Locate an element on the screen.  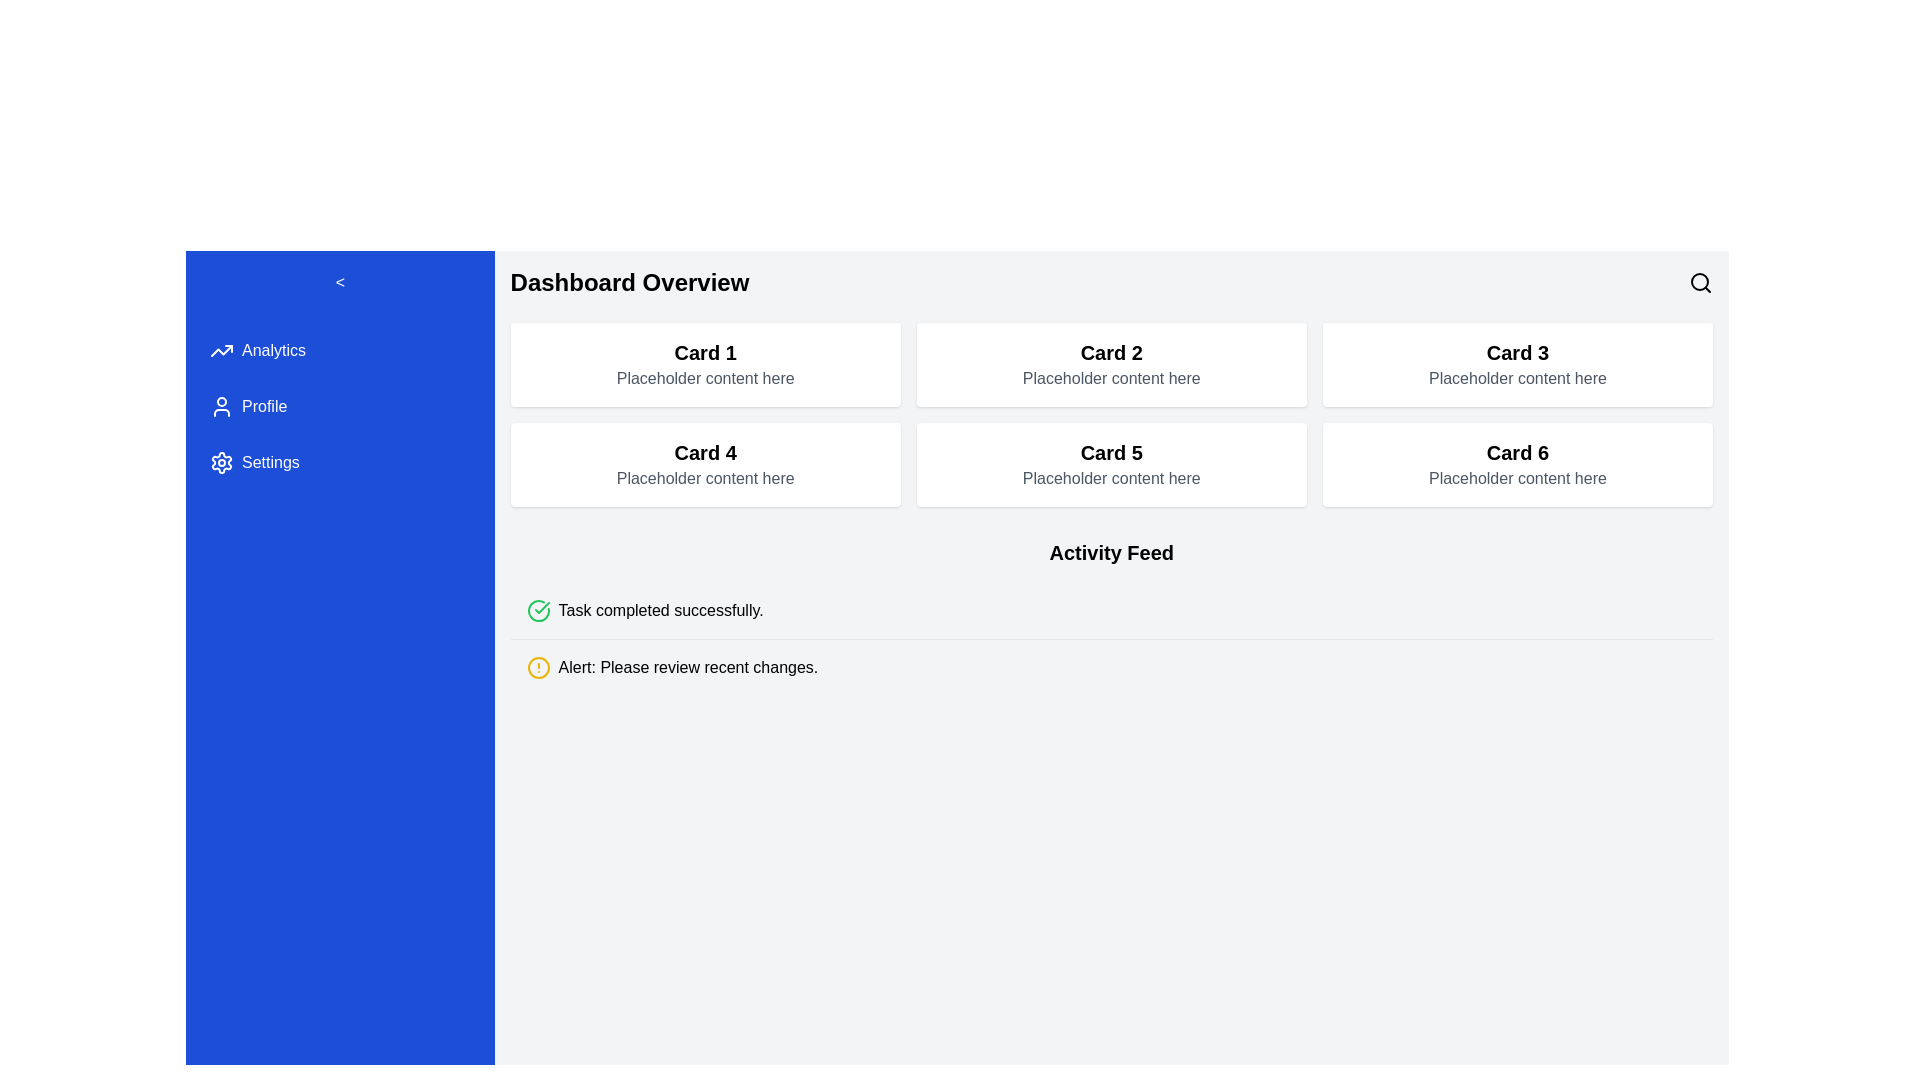
the 'Settings' navigation button located in the sidebar menu, which is the third item in the vertically stacked list of options is located at coordinates (340, 462).